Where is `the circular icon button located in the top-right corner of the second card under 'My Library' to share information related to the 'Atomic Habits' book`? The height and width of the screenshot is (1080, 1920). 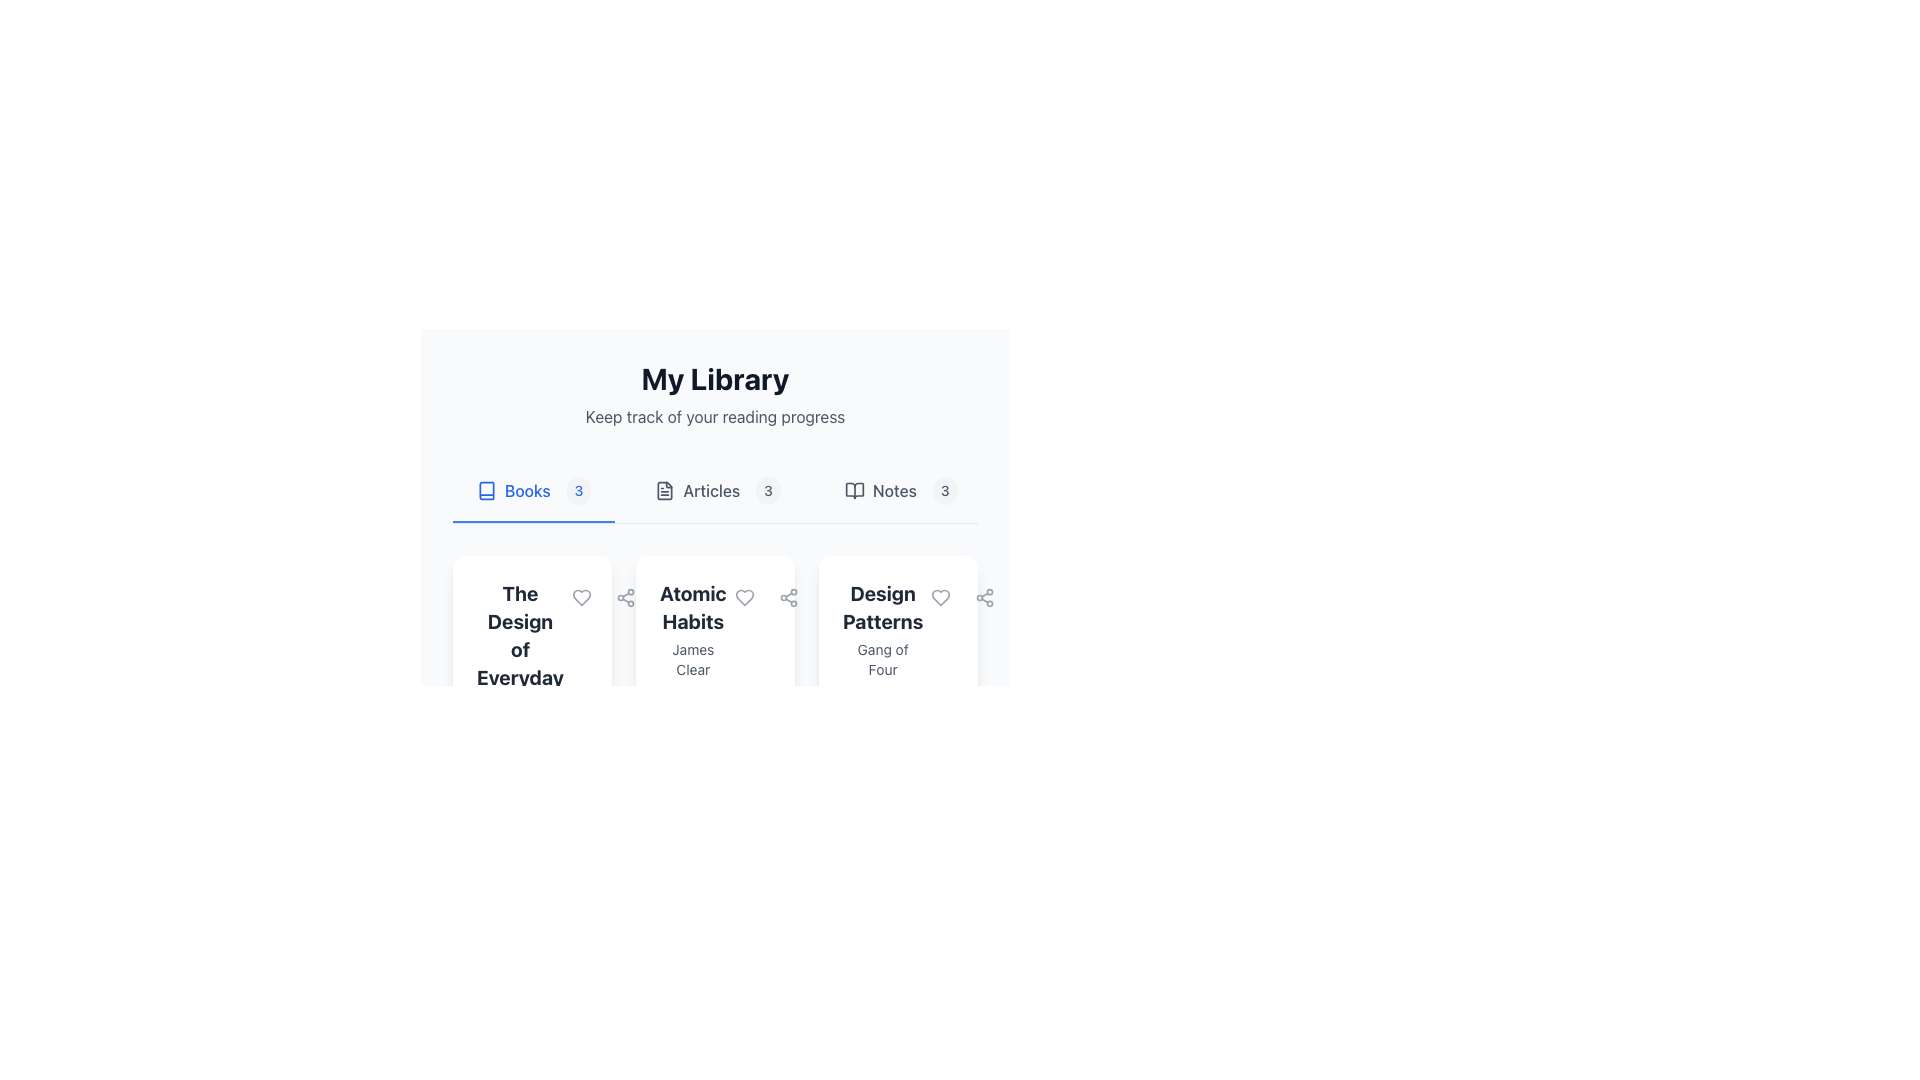
the circular icon button located in the top-right corner of the second card under 'My Library' to share information related to the 'Atomic Habits' book is located at coordinates (624, 596).